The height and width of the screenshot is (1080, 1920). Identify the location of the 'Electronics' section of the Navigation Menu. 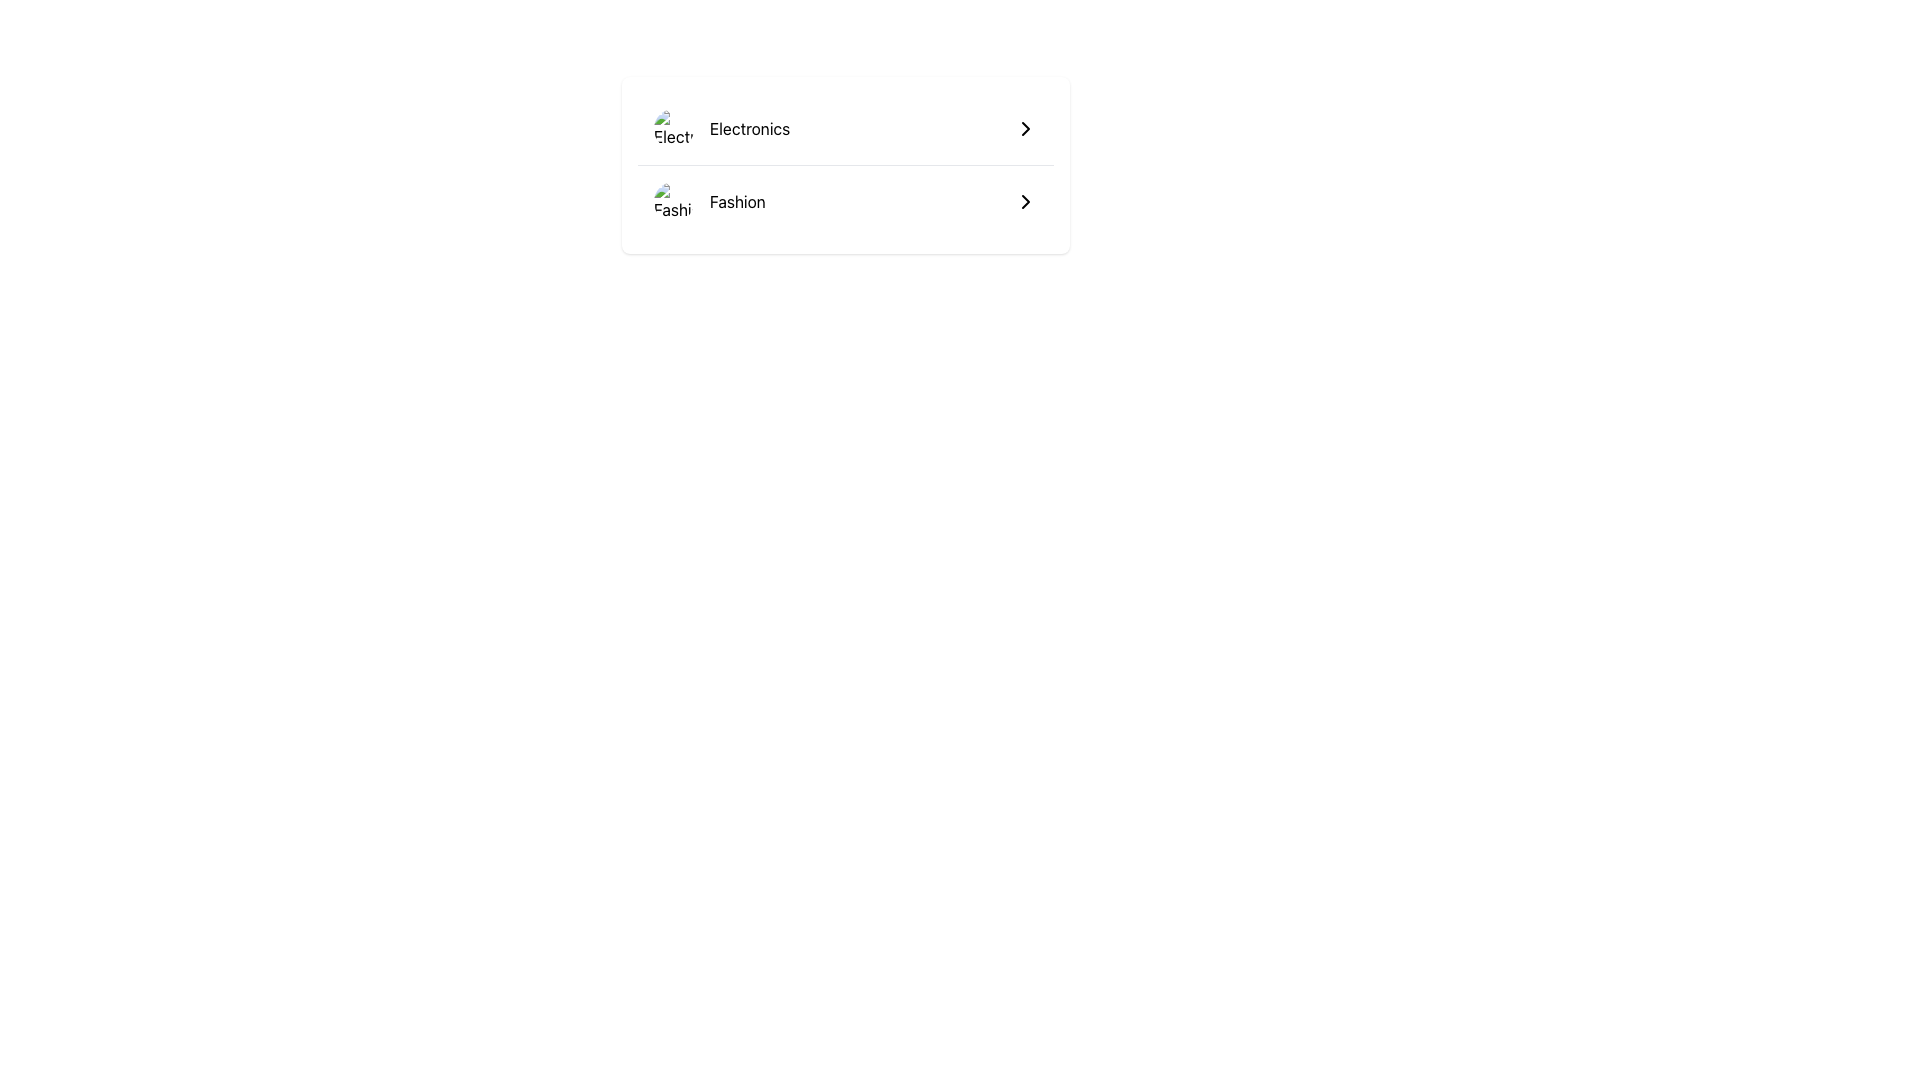
(845, 164).